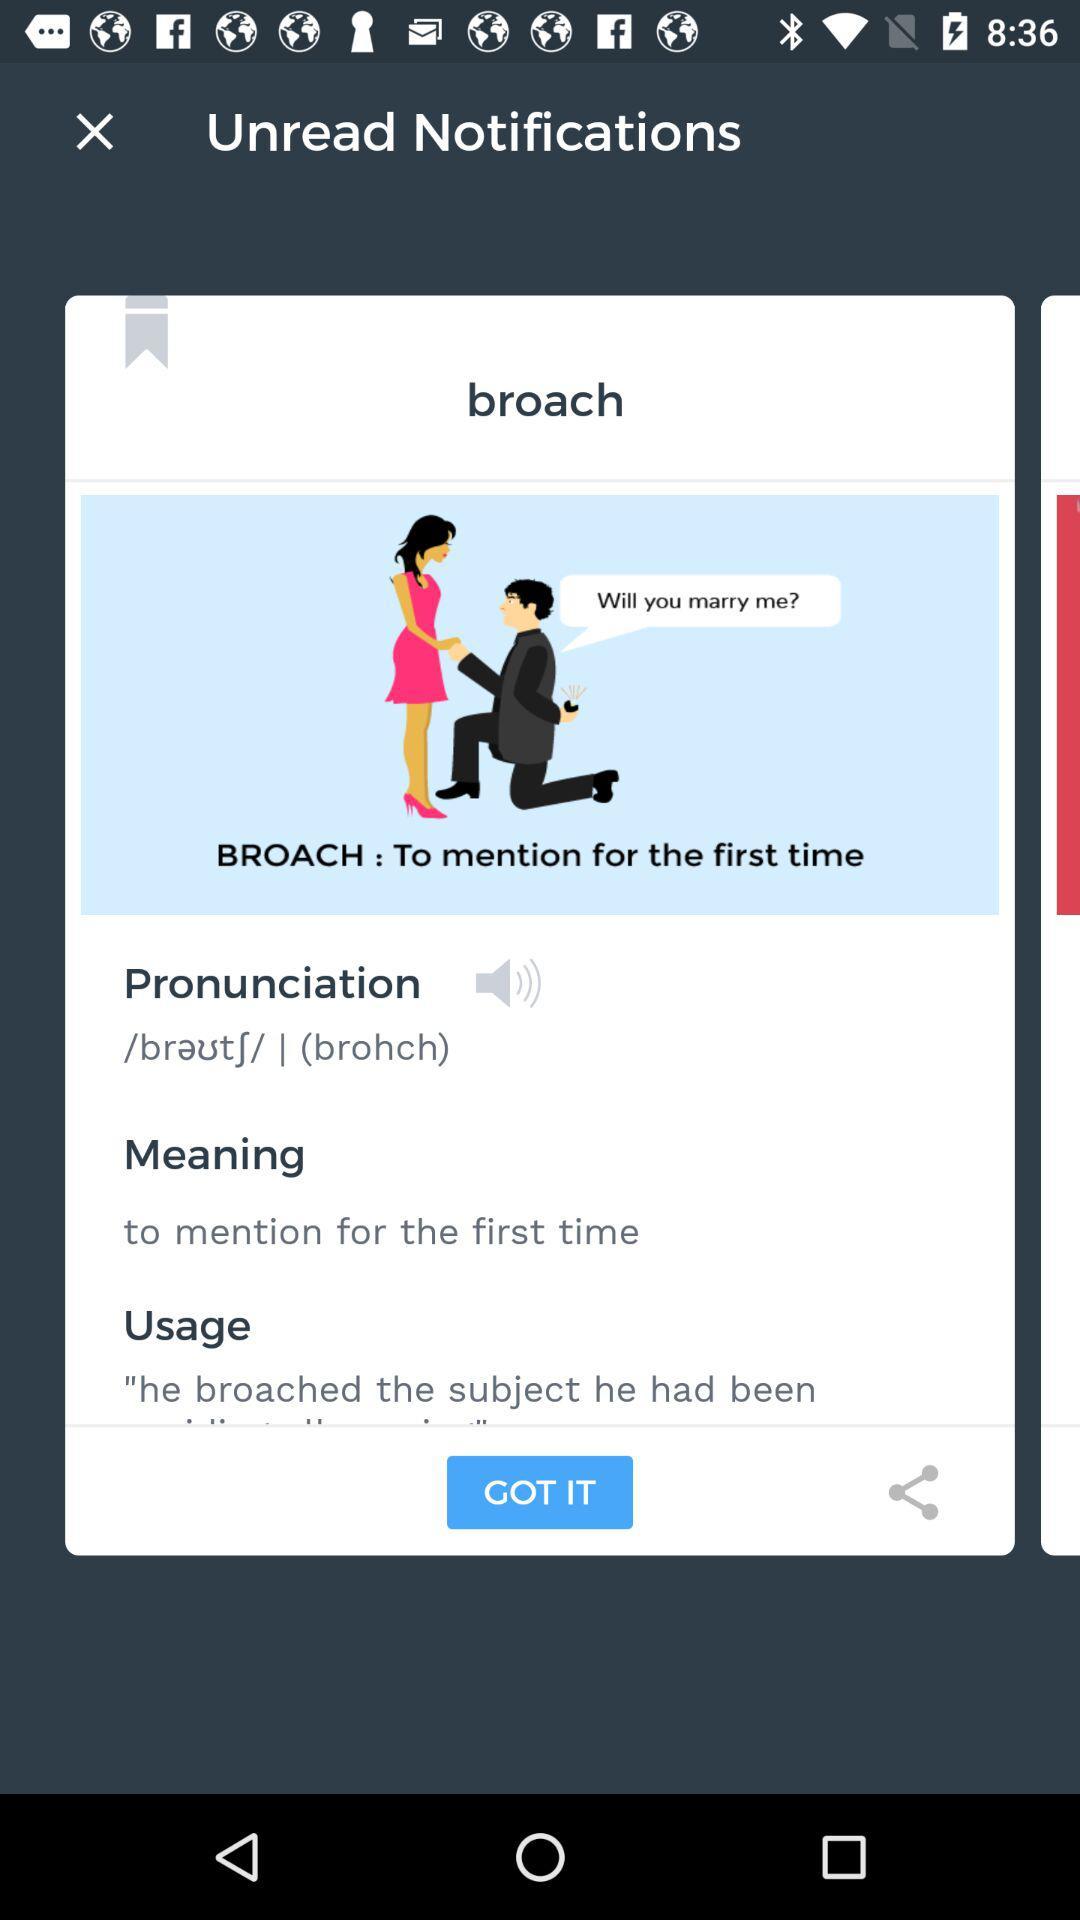 Image resolution: width=1080 pixels, height=1920 pixels. What do you see at coordinates (94, 130) in the screenshot?
I see `cancel` at bounding box center [94, 130].